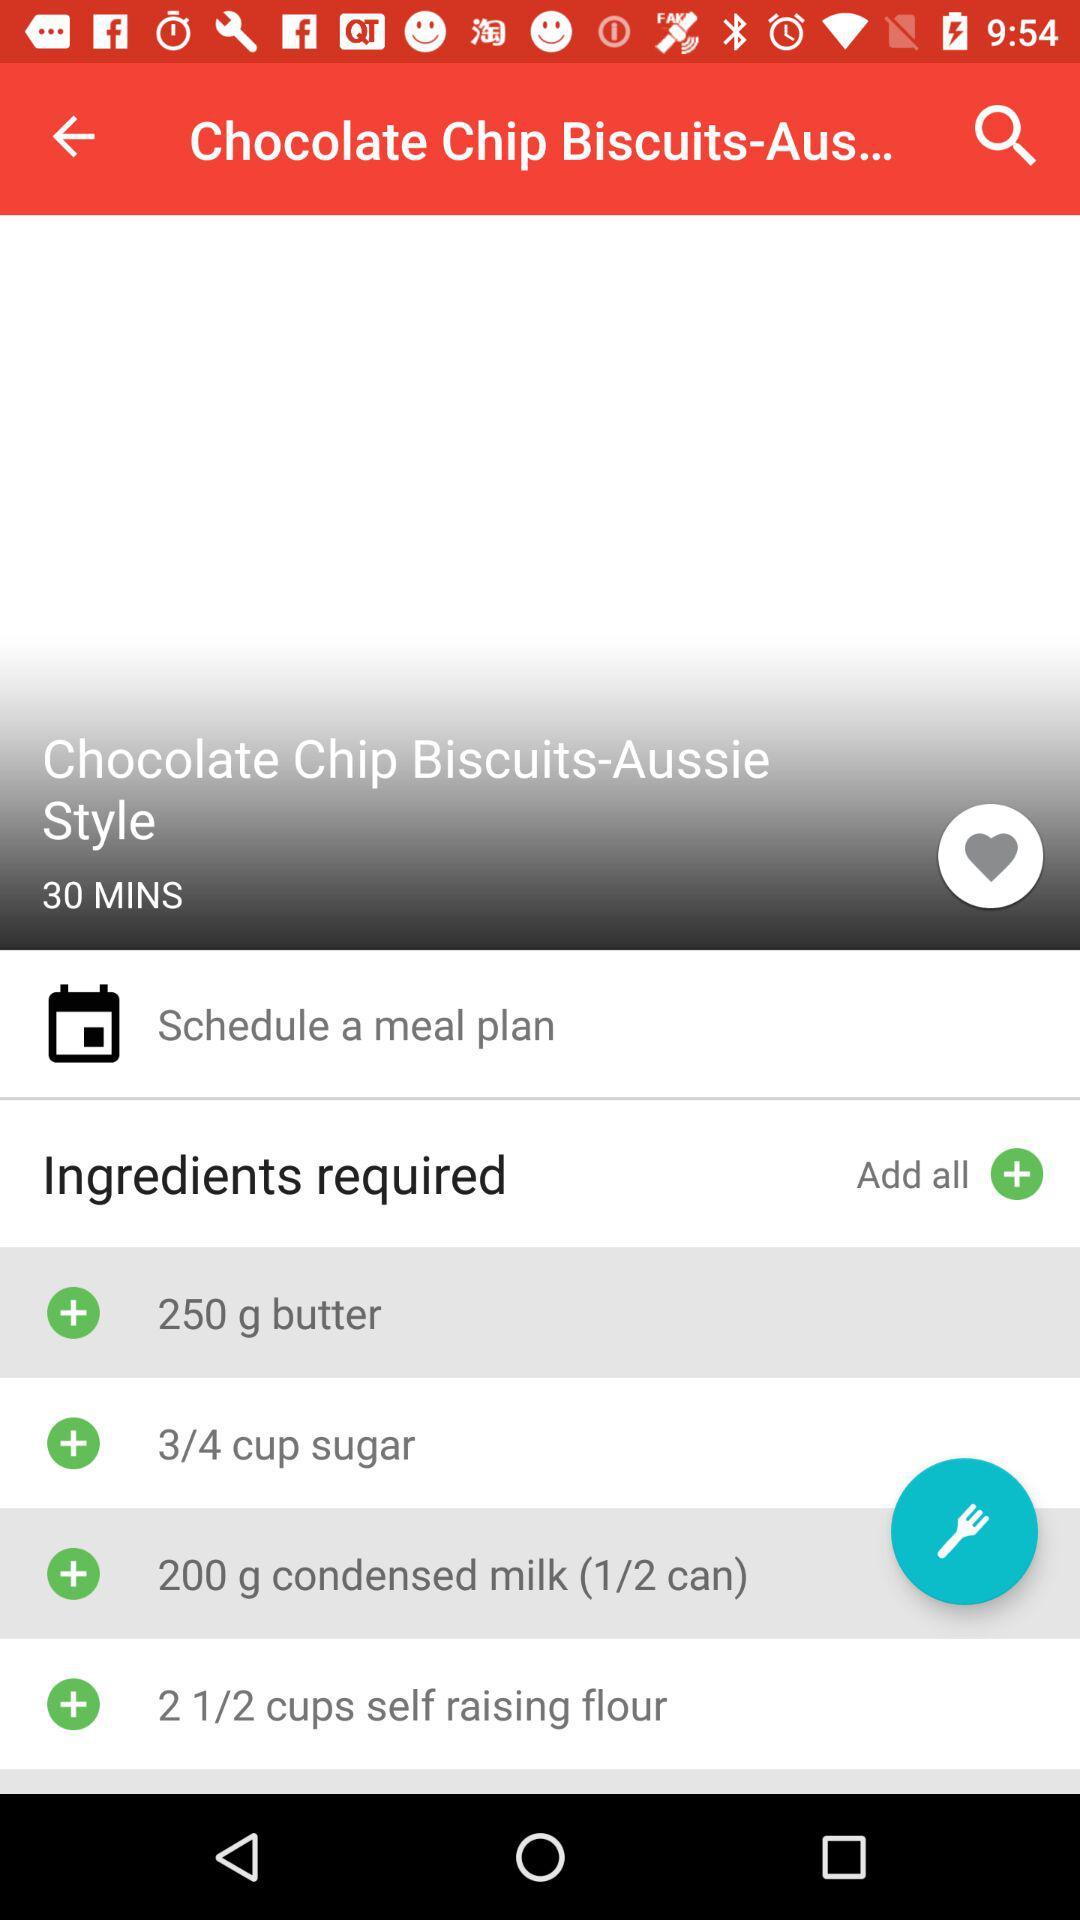 The image size is (1080, 1920). What do you see at coordinates (963, 1530) in the screenshot?
I see `the edit icon` at bounding box center [963, 1530].